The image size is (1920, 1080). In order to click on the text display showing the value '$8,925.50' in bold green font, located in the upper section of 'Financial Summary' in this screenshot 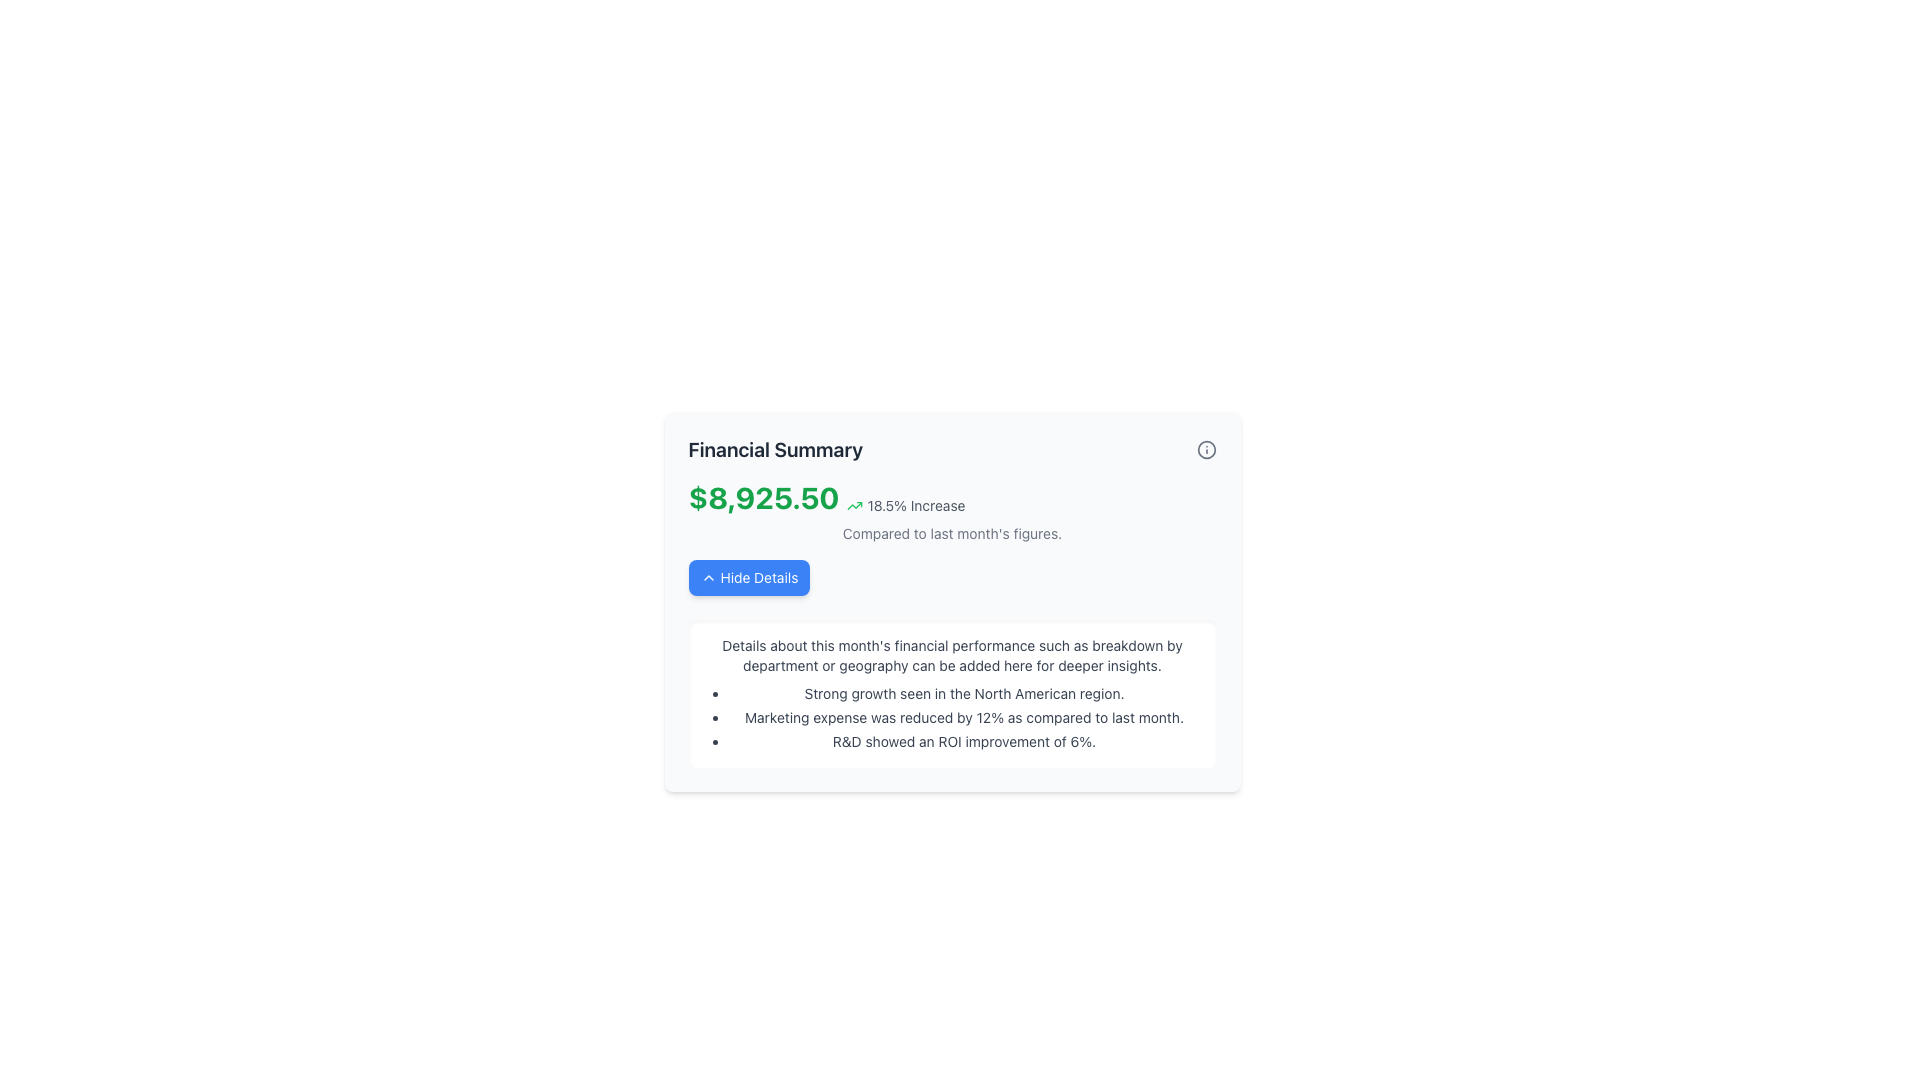, I will do `click(762, 496)`.